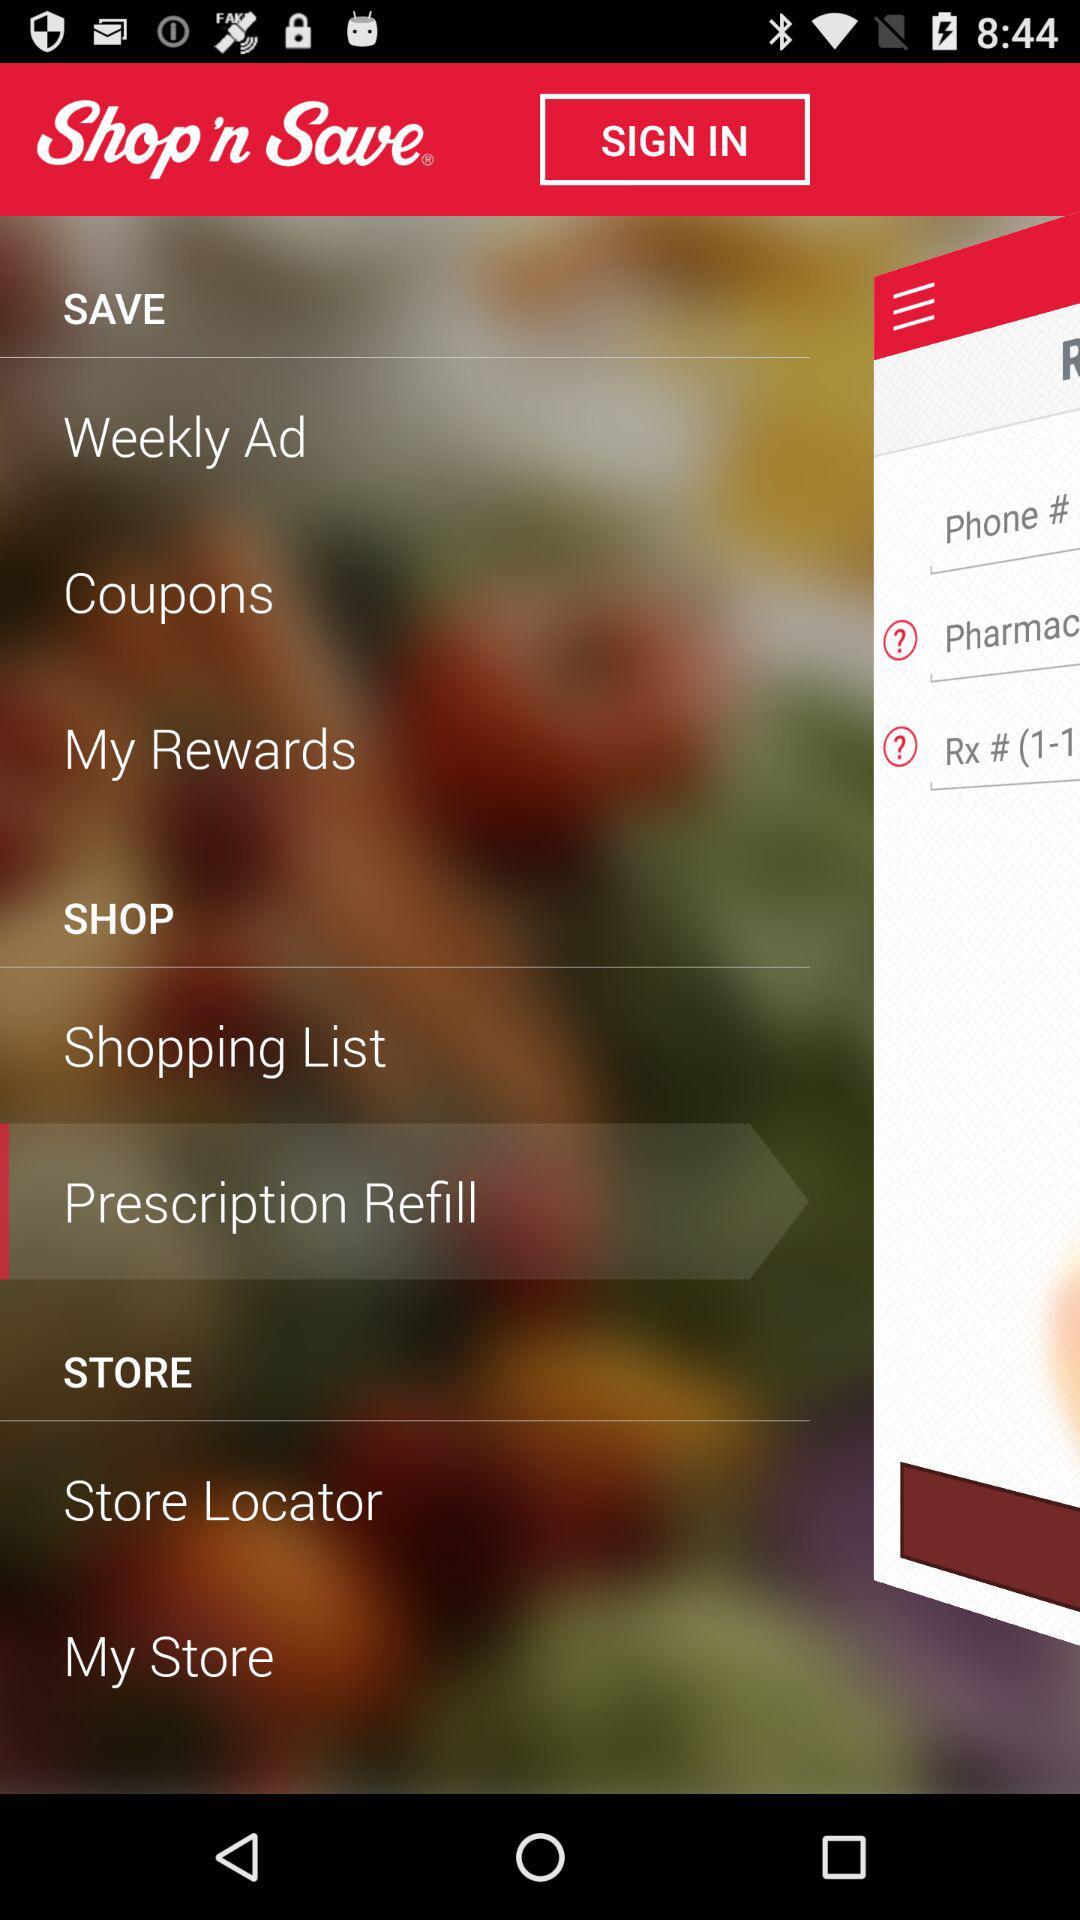 The image size is (1080, 1920). I want to click on the item below the shop item, so click(405, 967).